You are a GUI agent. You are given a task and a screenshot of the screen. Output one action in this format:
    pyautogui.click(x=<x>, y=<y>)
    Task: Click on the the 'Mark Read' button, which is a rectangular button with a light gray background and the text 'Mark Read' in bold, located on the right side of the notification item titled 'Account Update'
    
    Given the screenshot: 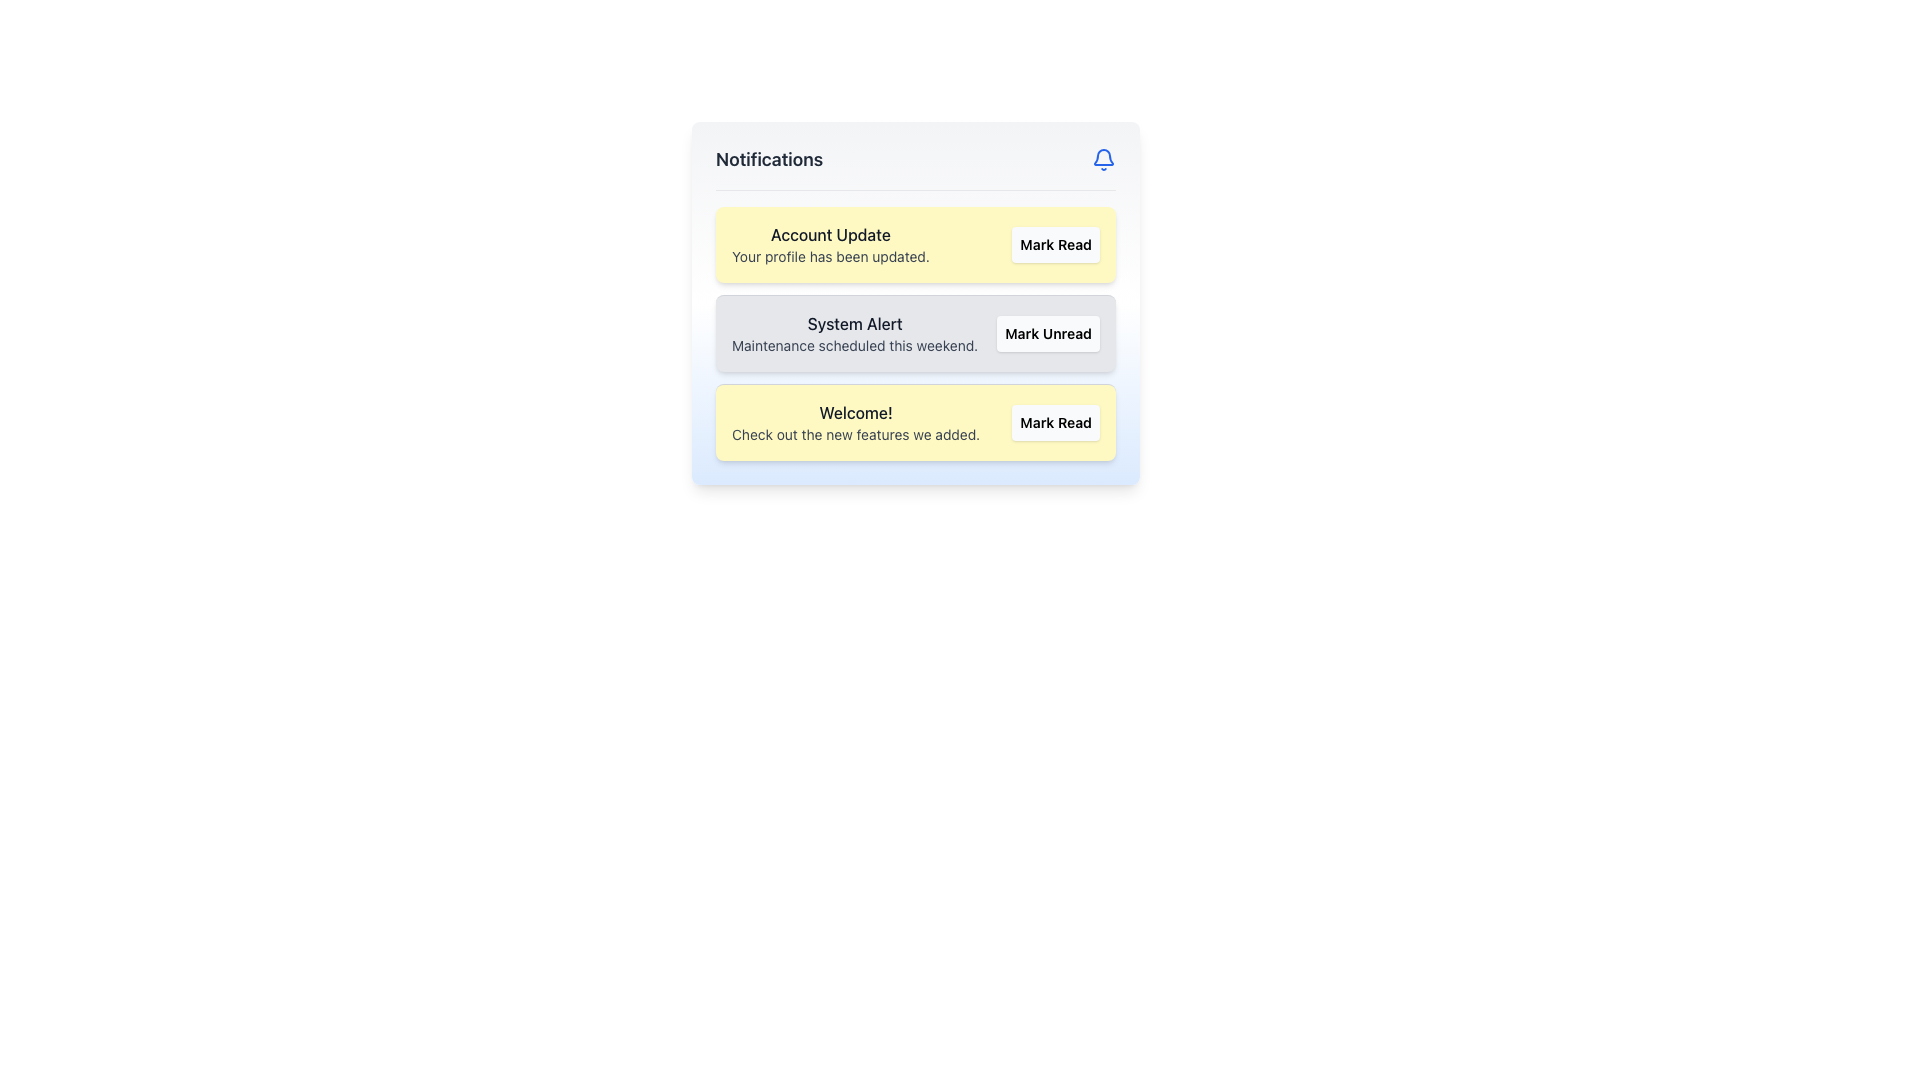 What is the action you would take?
    pyautogui.click(x=1055, y=244)
    